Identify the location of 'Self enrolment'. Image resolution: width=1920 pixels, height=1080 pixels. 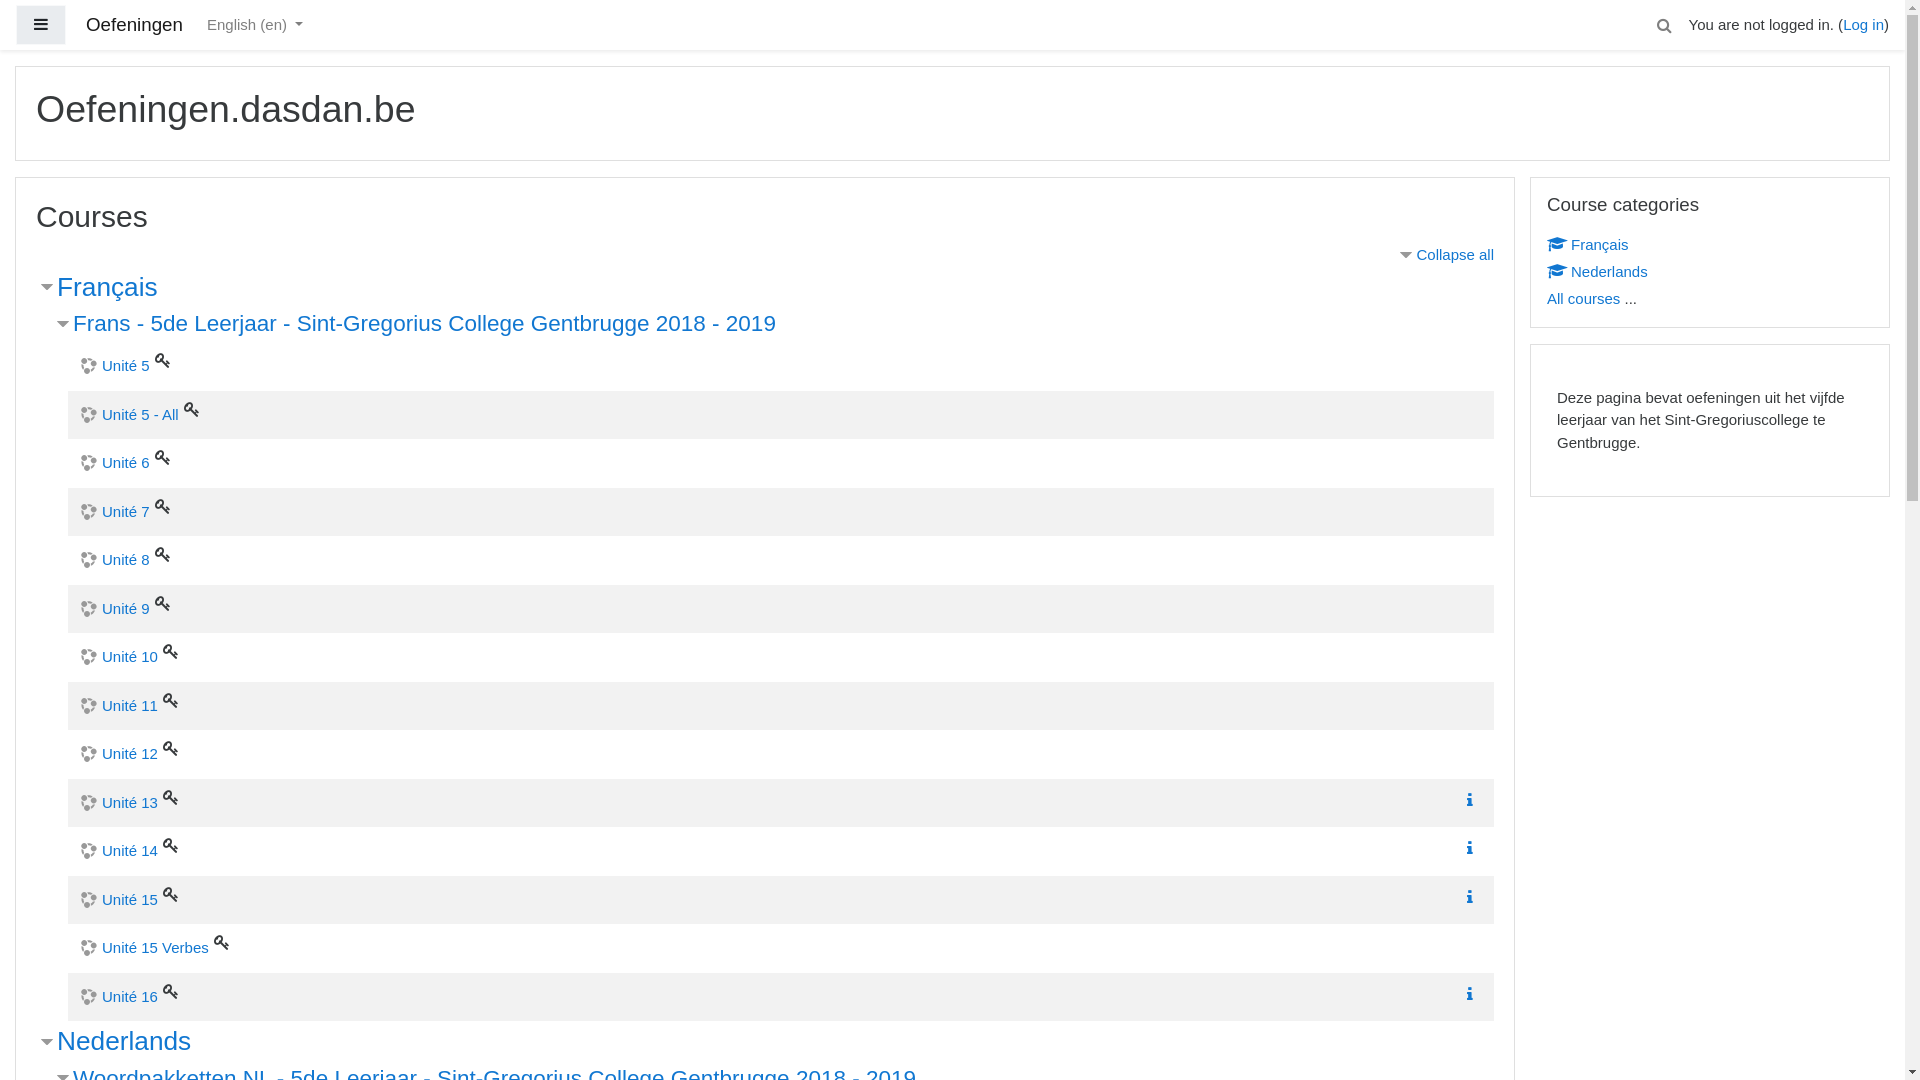
(171, 651).